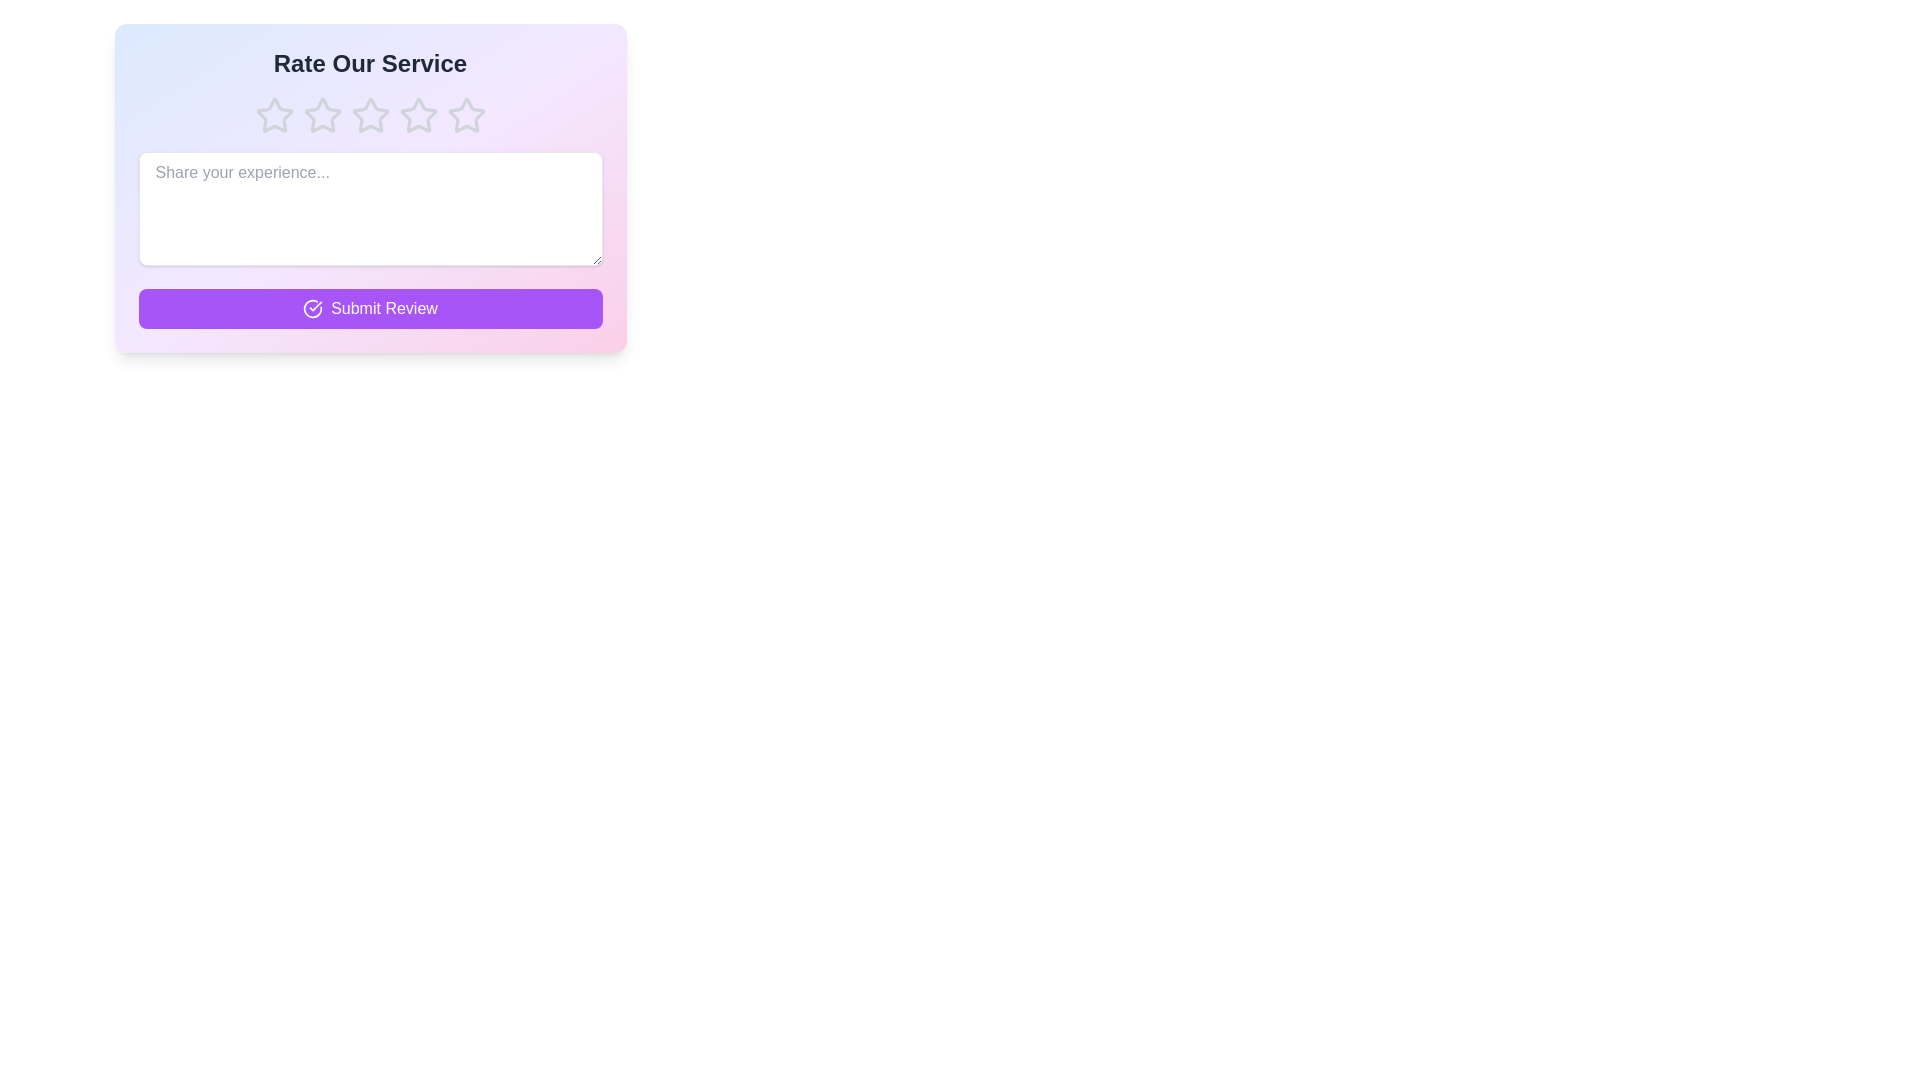  I want to click on the star corresponding to 4 to preview the rating, so click(417, 115).